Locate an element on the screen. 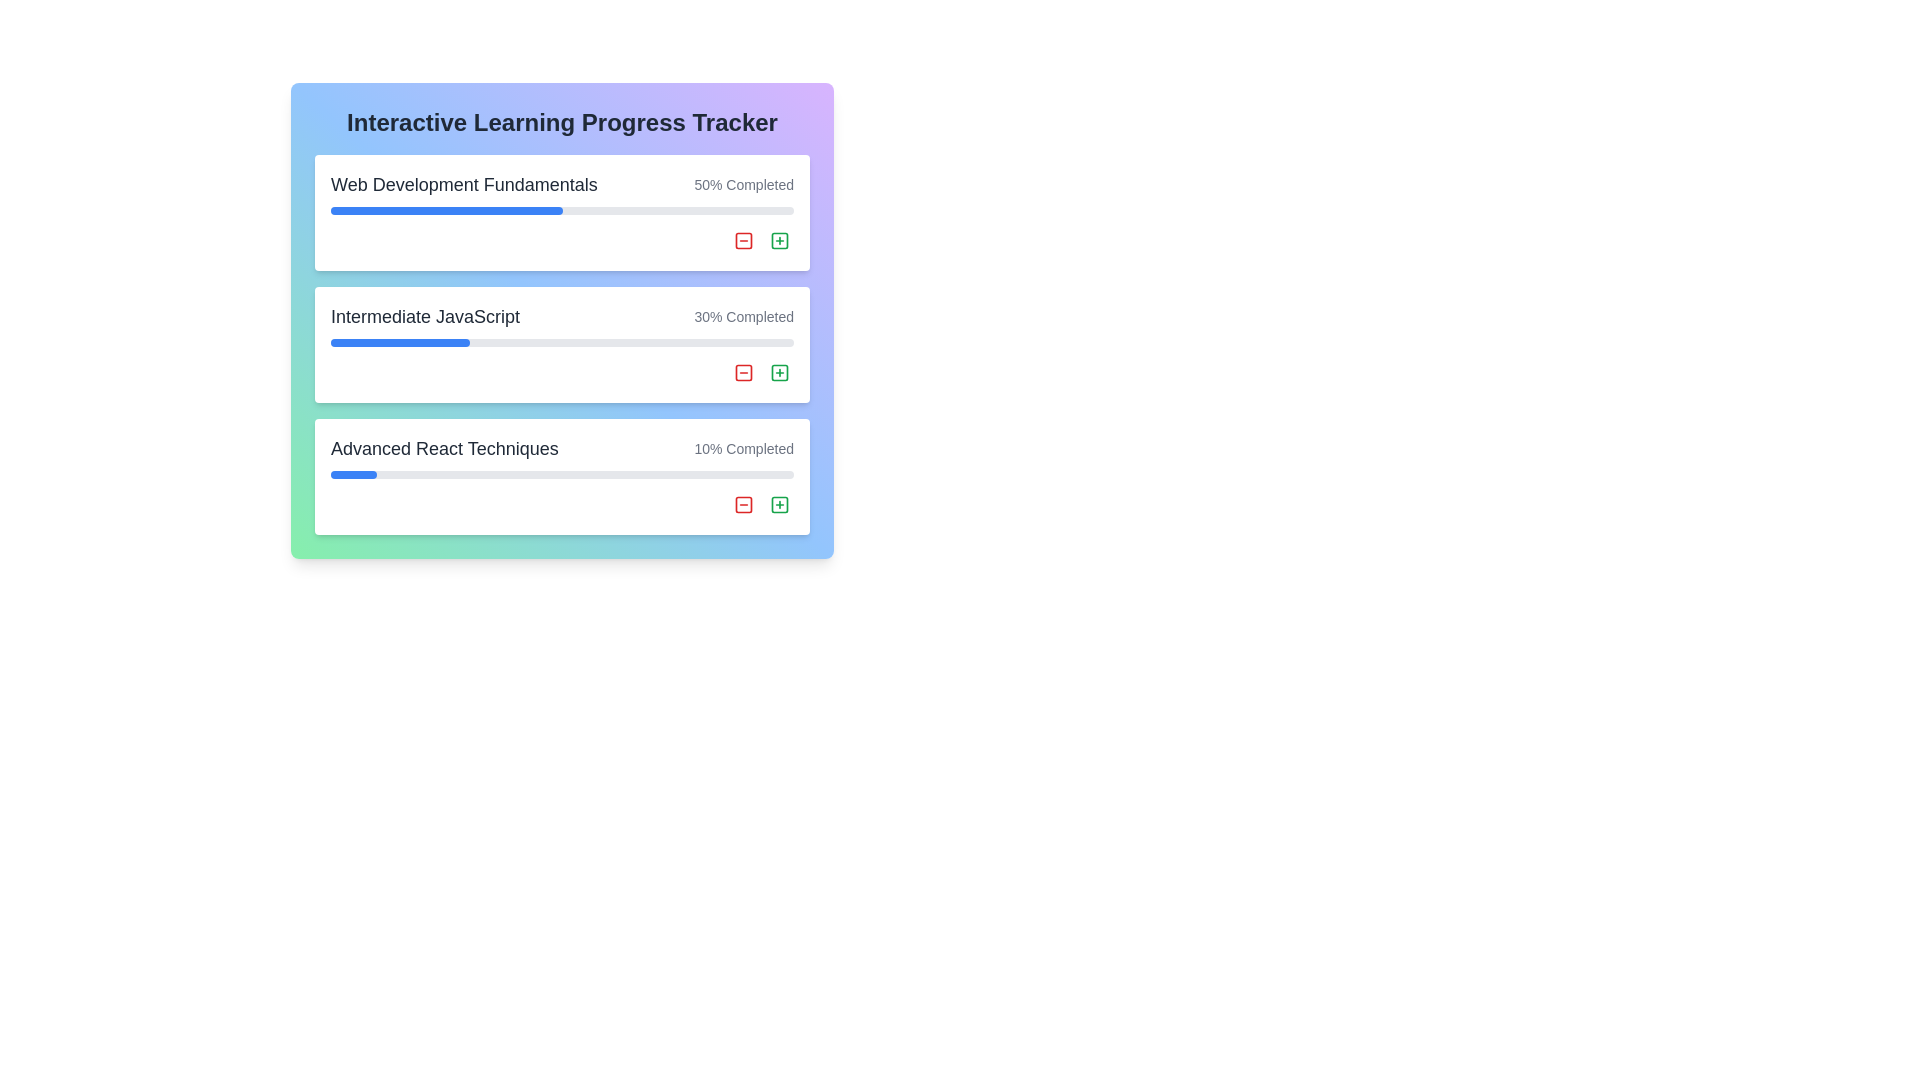  the group of interactive buttons located at the footer of the 'Web Development Fundamentals' section for potential visual feedback is located at coordinates (561, 239).